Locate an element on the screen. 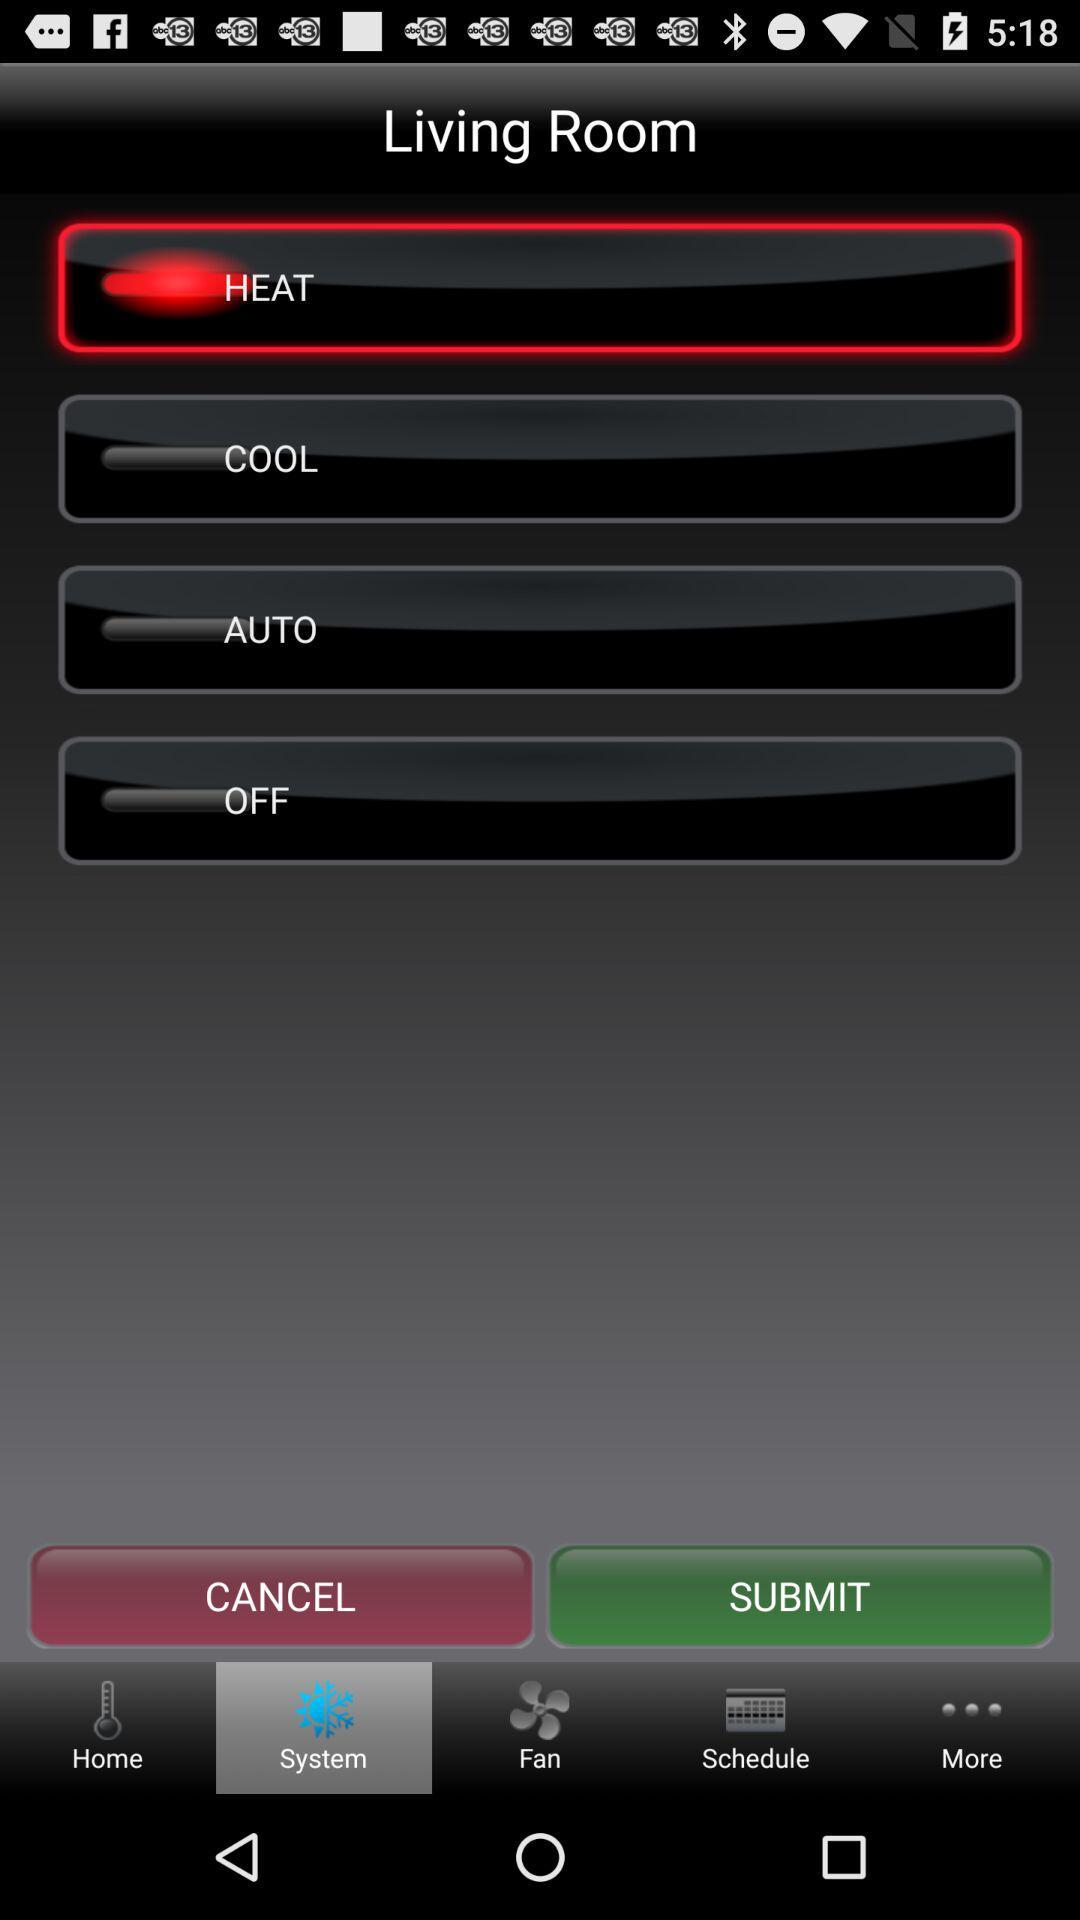 The width and height of the screenshot is (1080, 1920). icon to the left of the submit button is located at coordinates (280, 1595).